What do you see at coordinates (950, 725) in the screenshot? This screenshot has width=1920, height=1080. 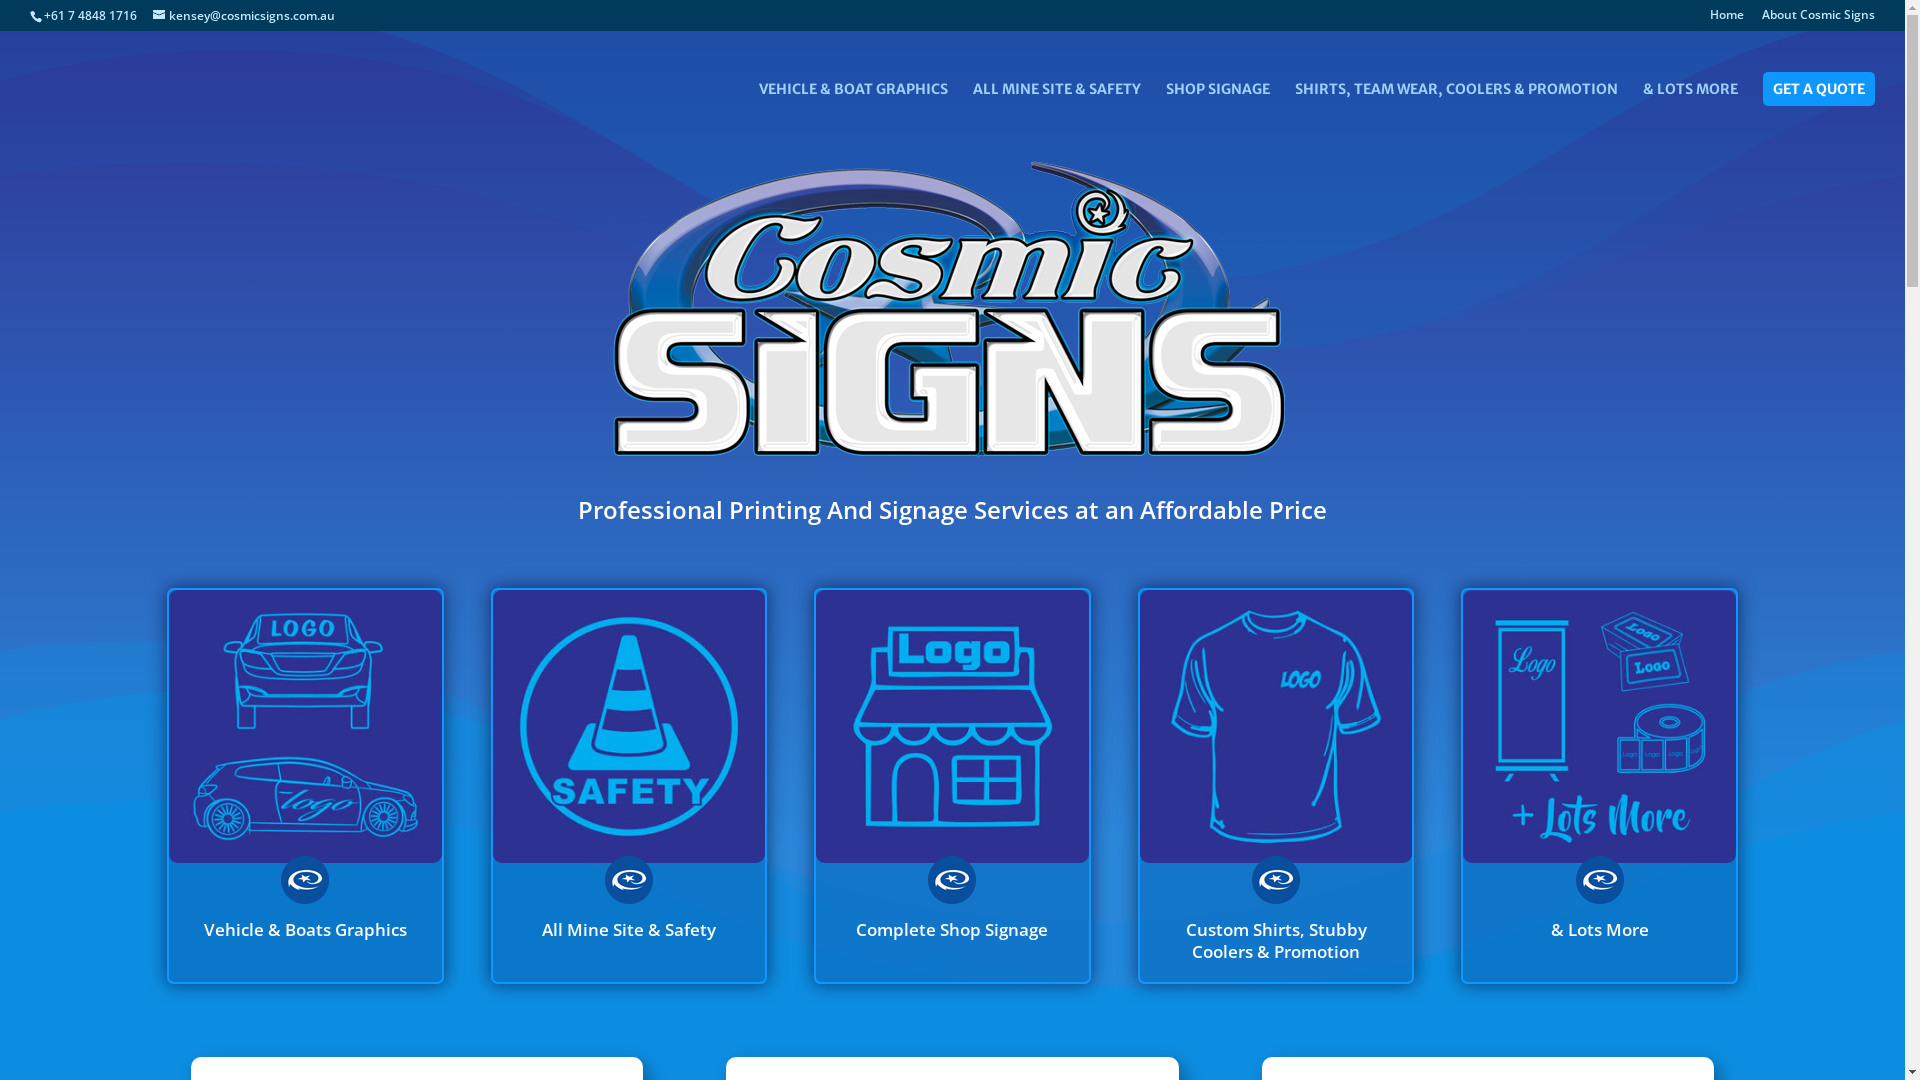 I see `'COSMIC-ICON-Shop-Signage'` at bounding box center [950, 725].